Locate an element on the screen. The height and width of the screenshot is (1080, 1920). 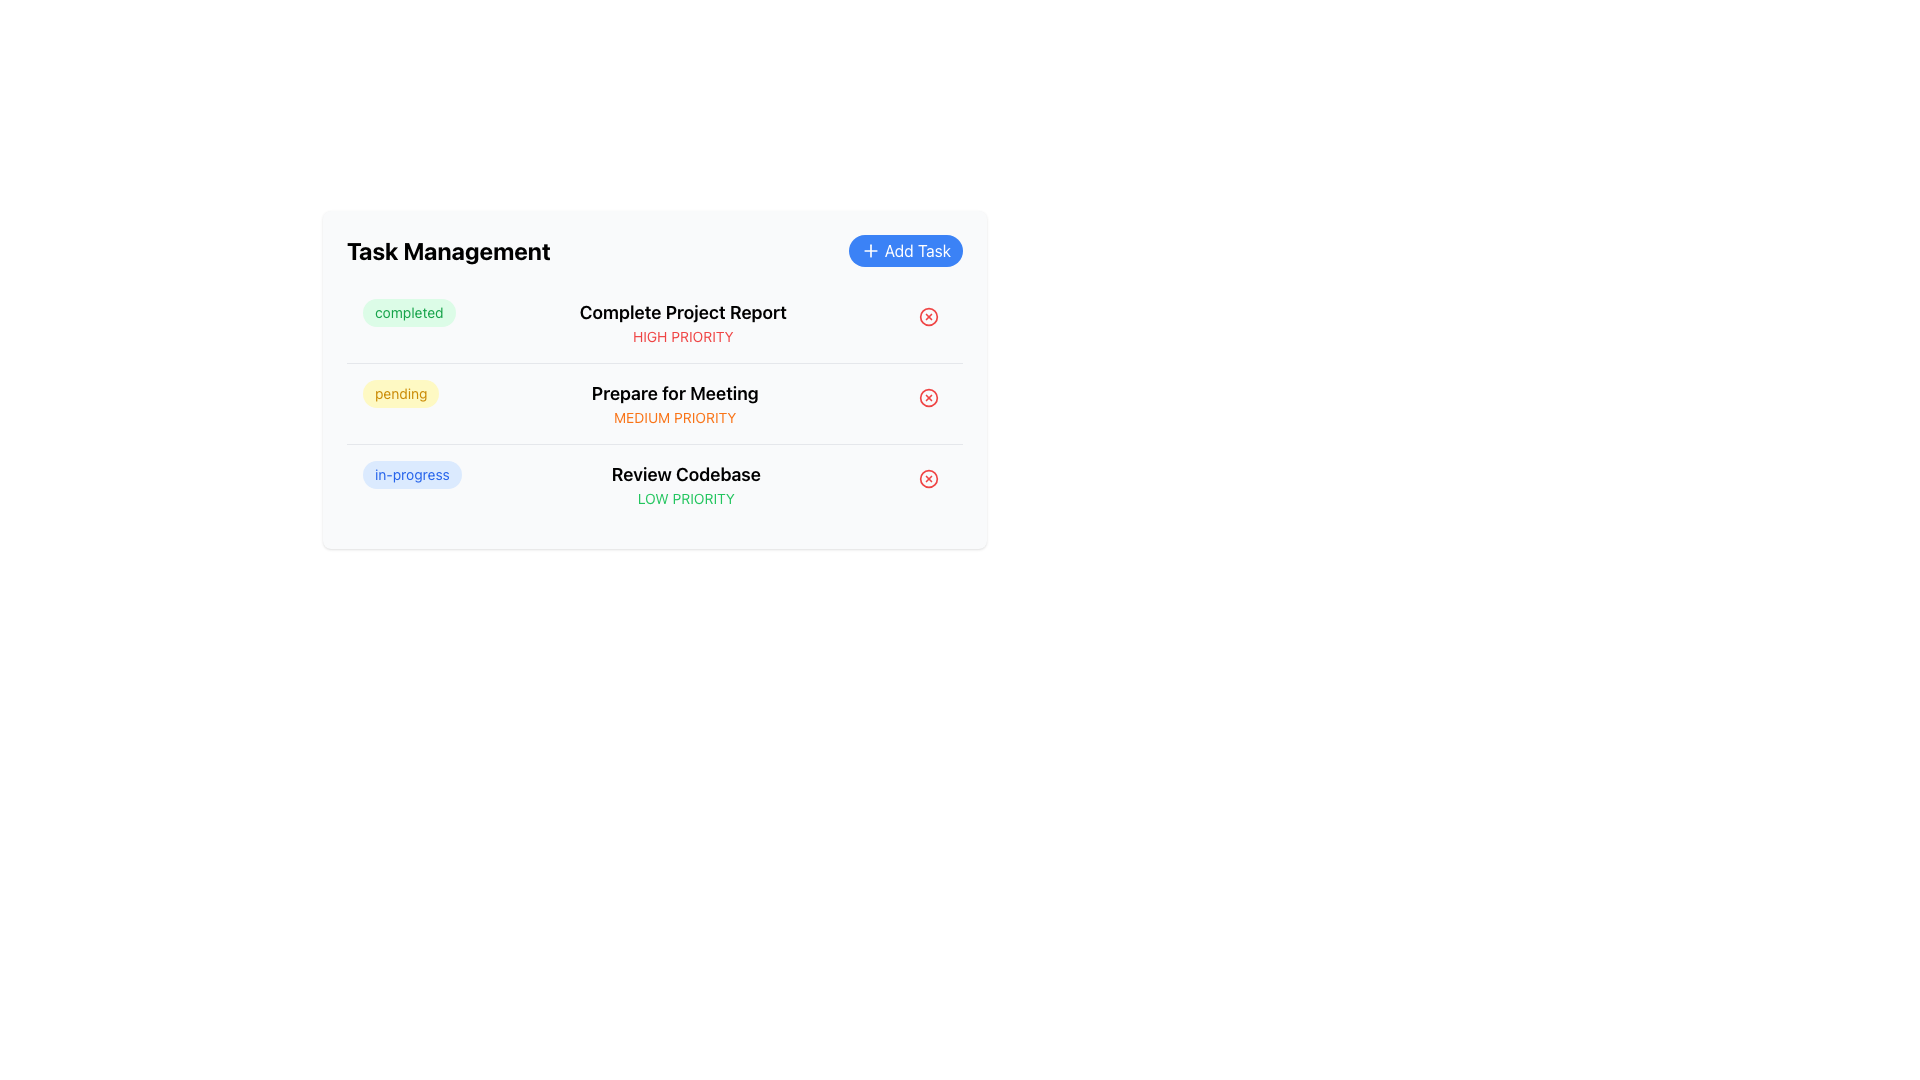
the status label displaying 'completed' in green, which is located on the left side of the task item row for 'Complete Project Report' is located at coordinates (408, 312).